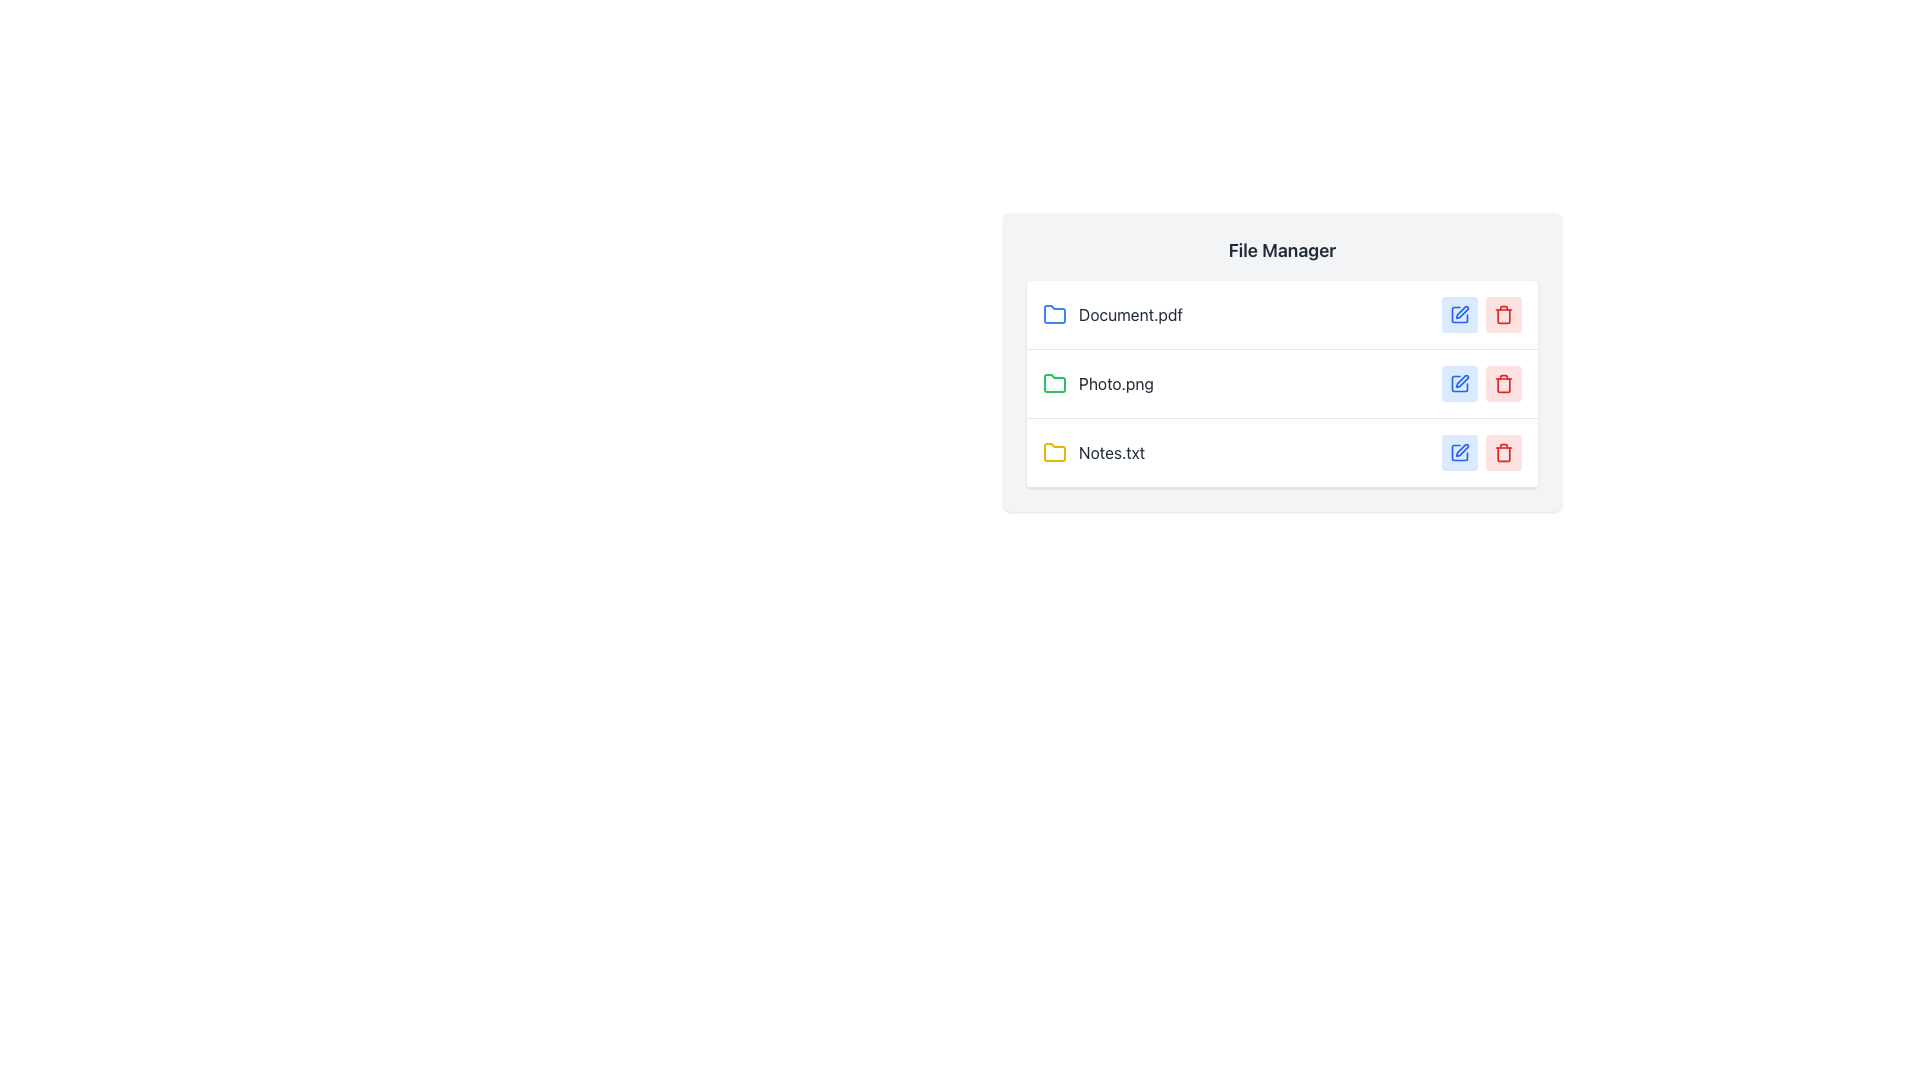  Describe the element at coordinates (1459, 384) in the screenshot. I see `the edit button in the file manager interface` at that location.